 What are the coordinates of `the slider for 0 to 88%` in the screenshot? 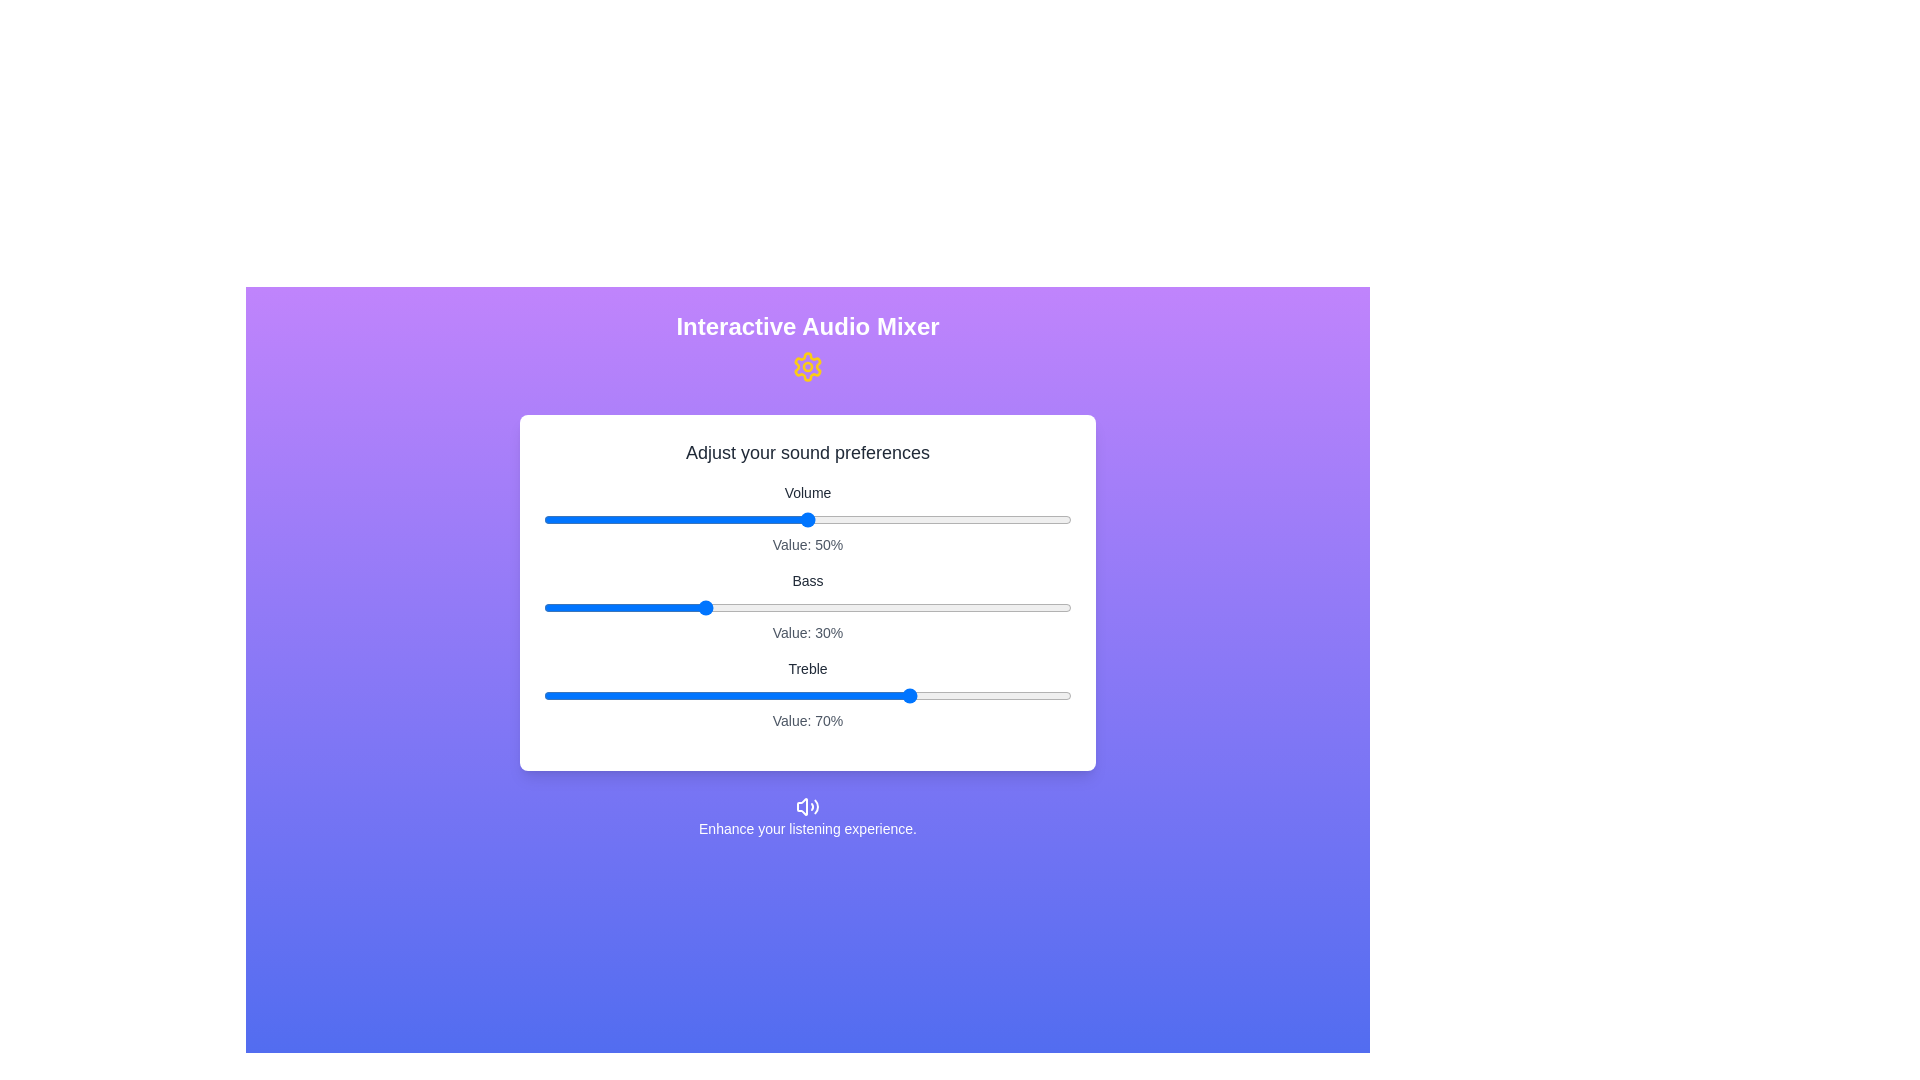 It's located at (1008, 519).